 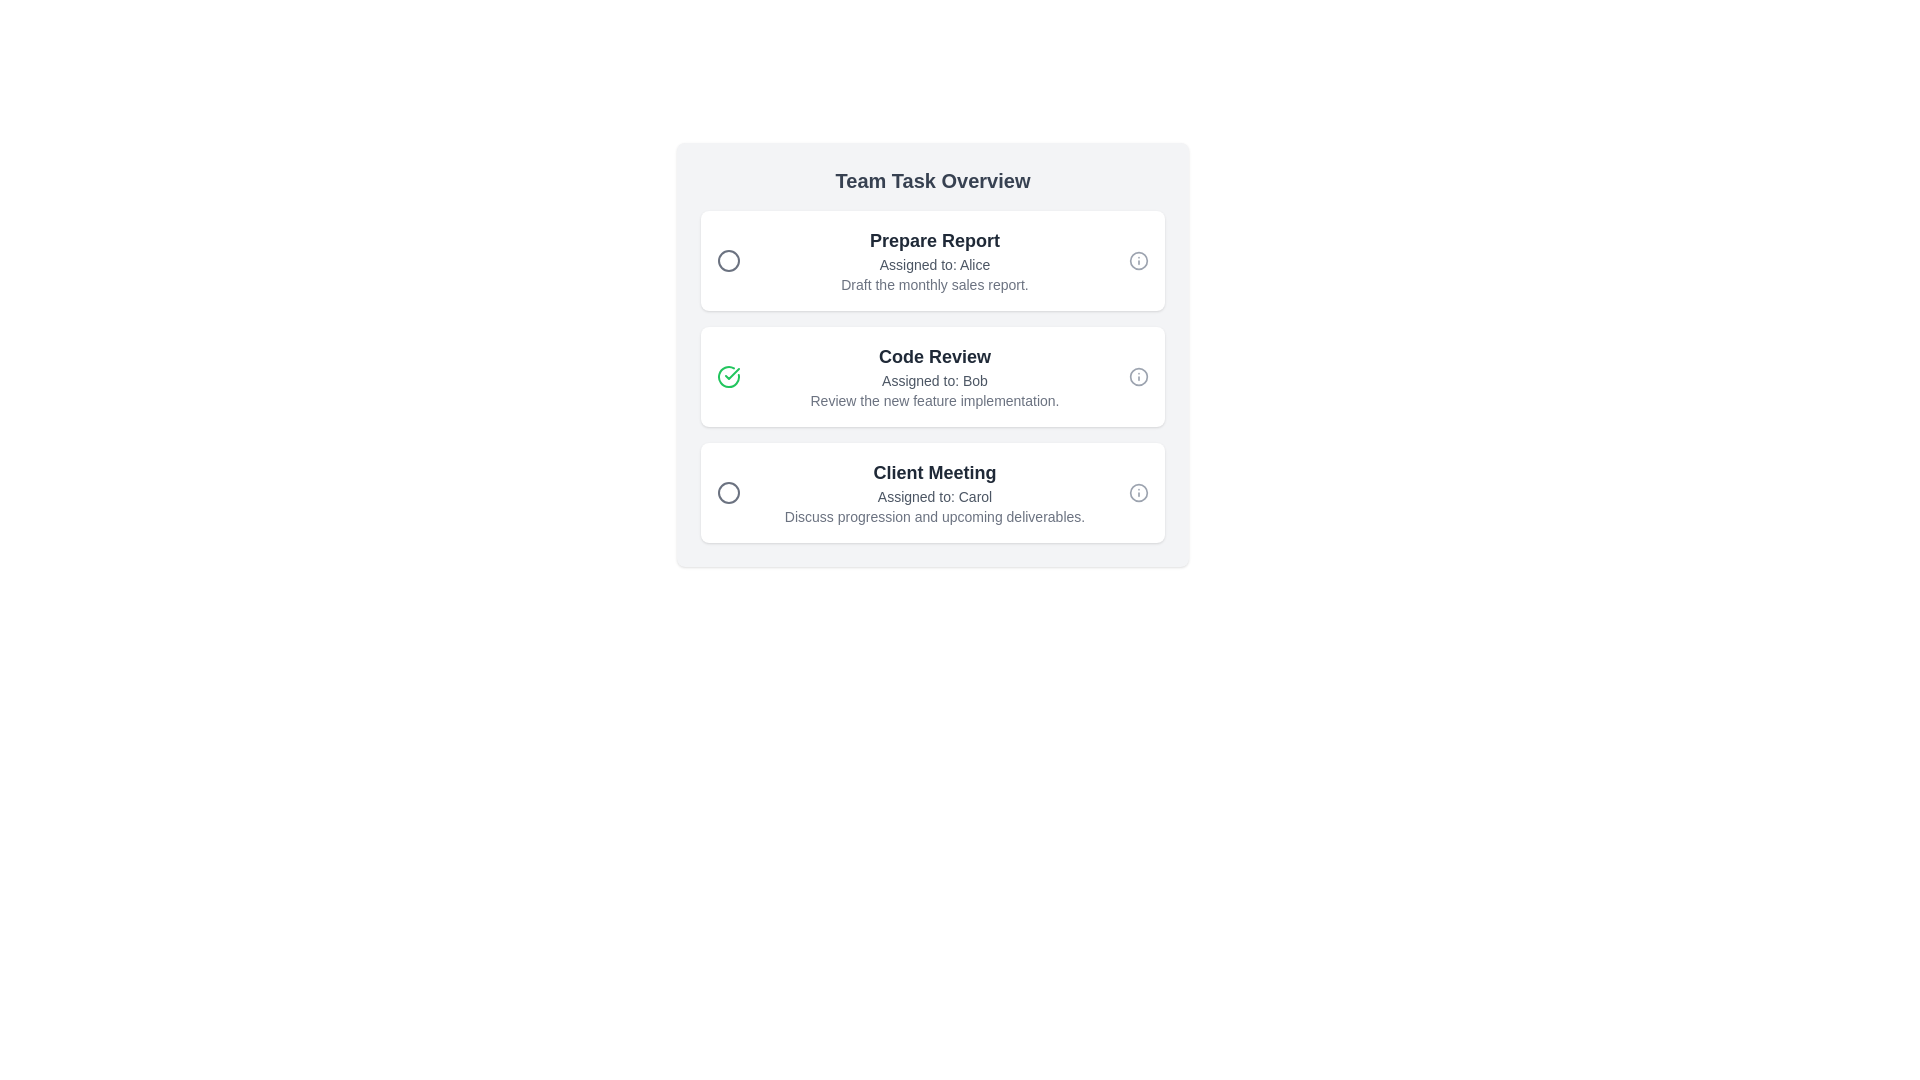 What do you see at coordinates (1138, 493) in the screenshot?
I see `the circular information icon located on the right side of the 'Client Meeting' section` at bounding box center [1138, 493].